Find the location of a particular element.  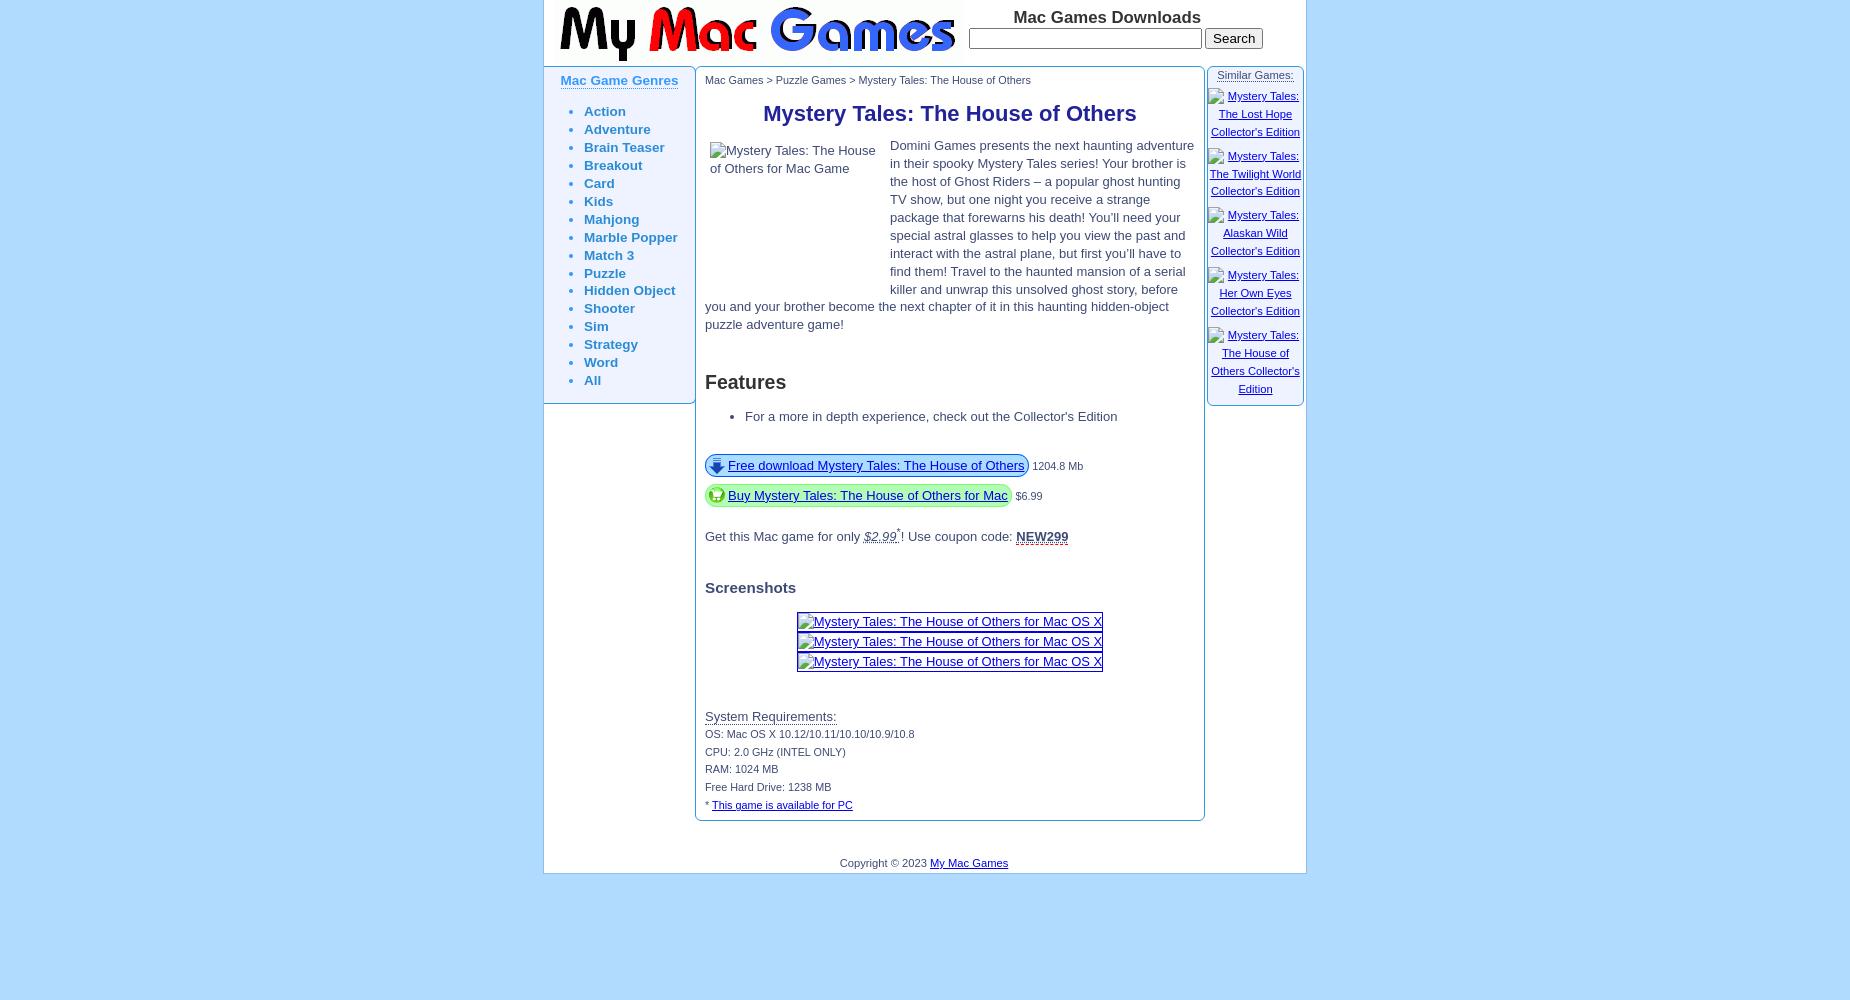

'$2.99' is located at coordinates (879, 536).